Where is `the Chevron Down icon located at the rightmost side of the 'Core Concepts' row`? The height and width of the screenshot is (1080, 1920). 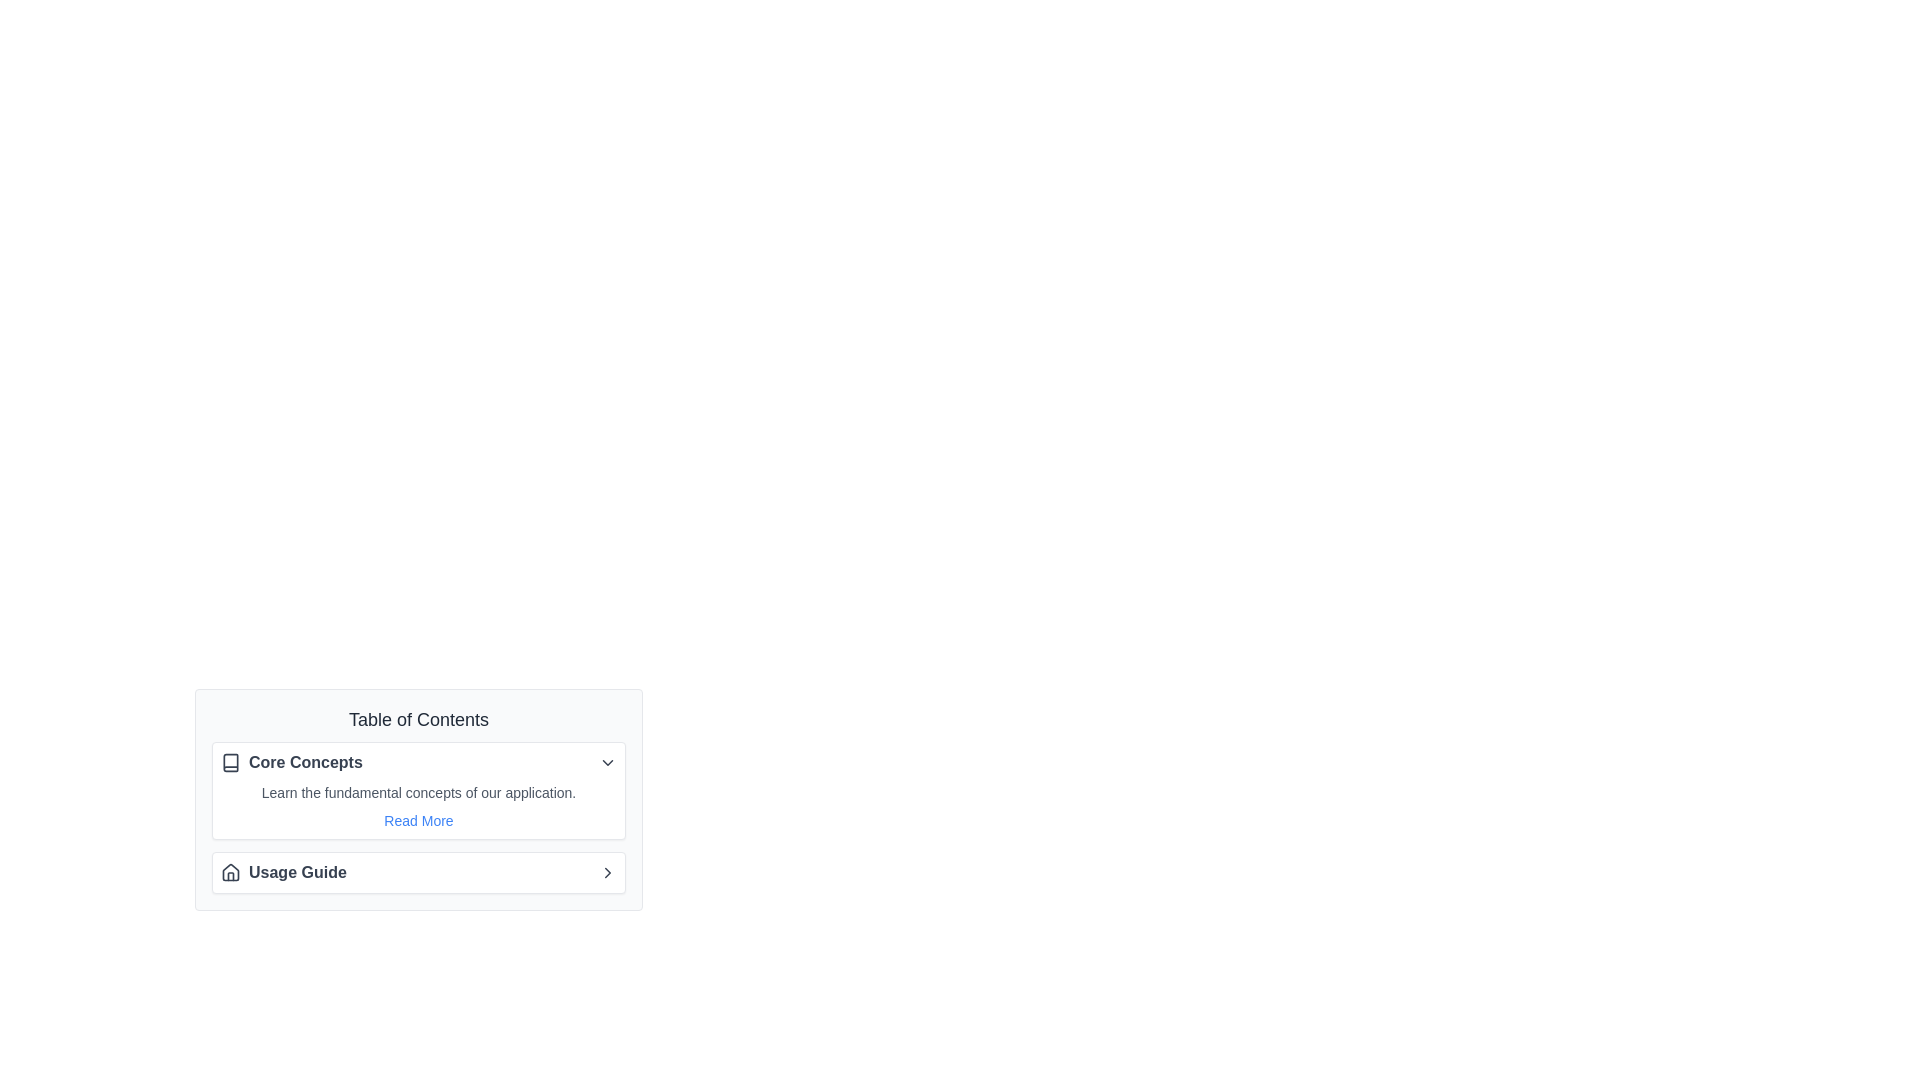
the Chevron Down icon located at the rightmost side of the 'Core Concepts' row is located at coordinates (607, 763).